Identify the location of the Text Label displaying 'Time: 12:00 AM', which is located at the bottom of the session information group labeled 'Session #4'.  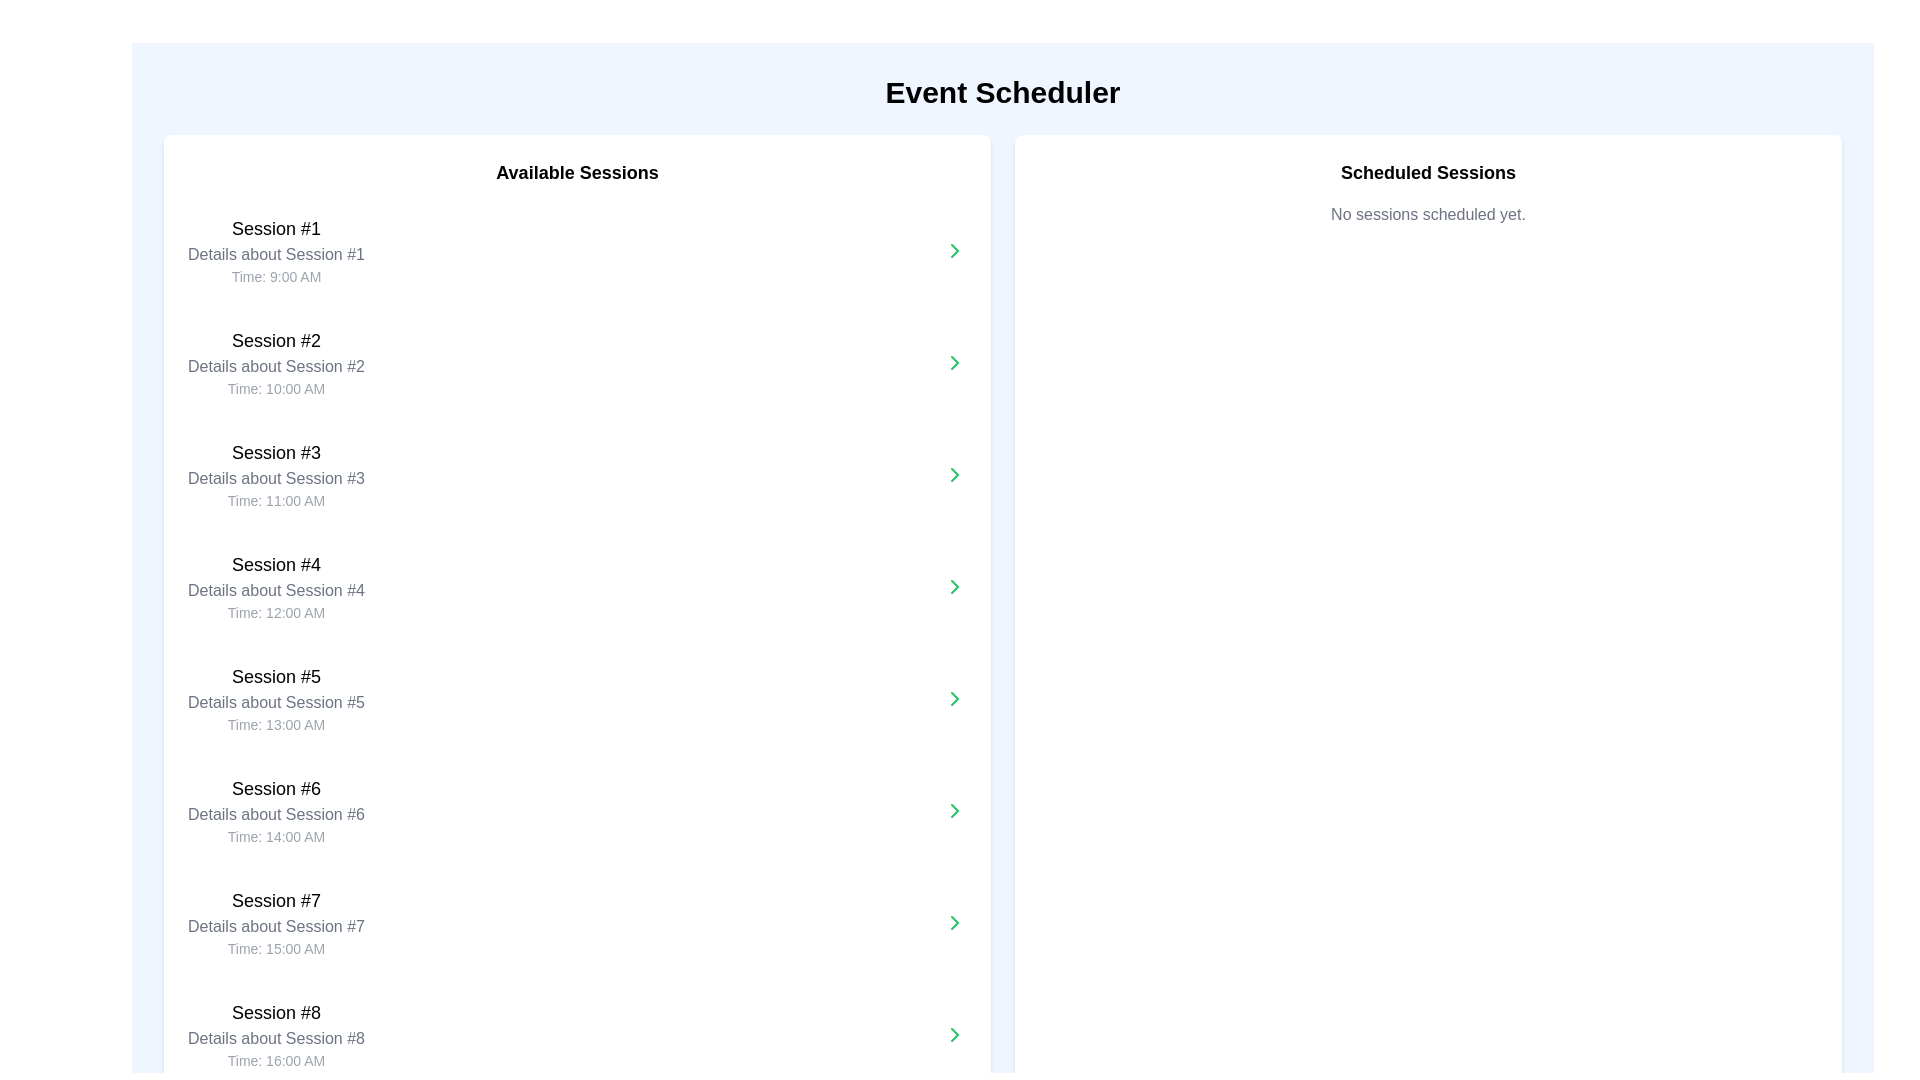
(275, 612).